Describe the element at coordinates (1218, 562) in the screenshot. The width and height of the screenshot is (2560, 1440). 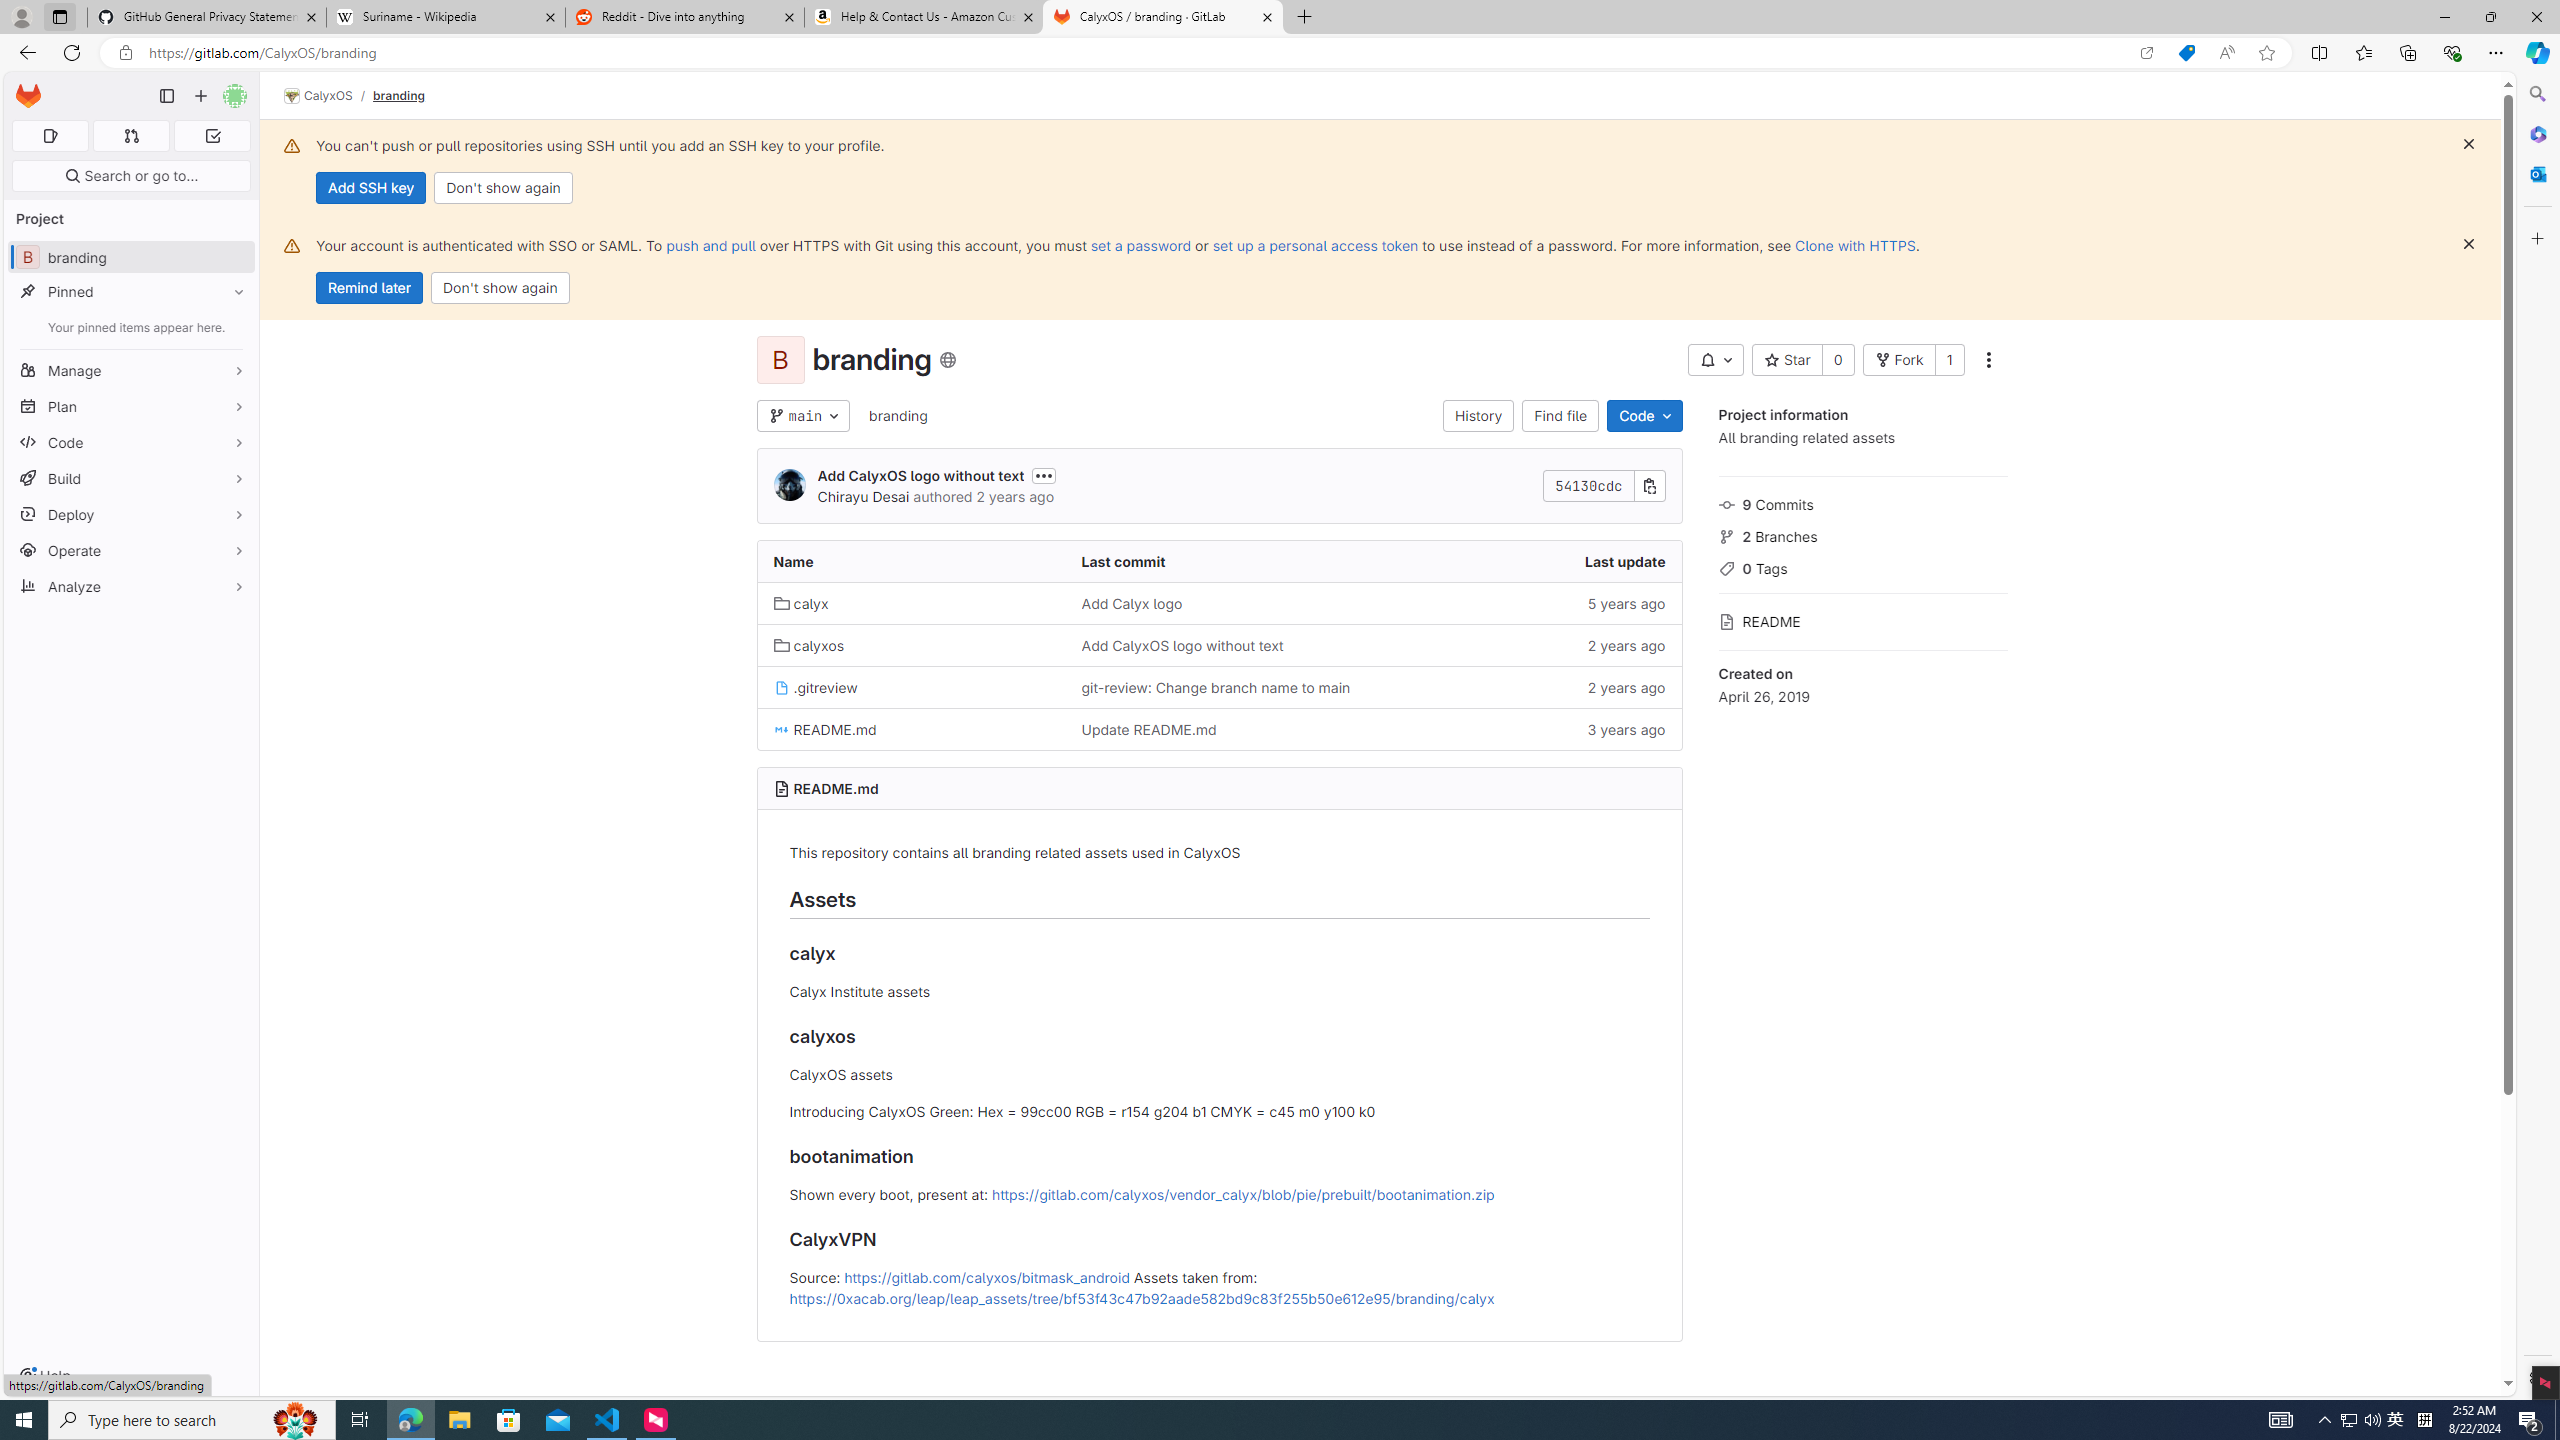
I see `'Last commit'` at that location.